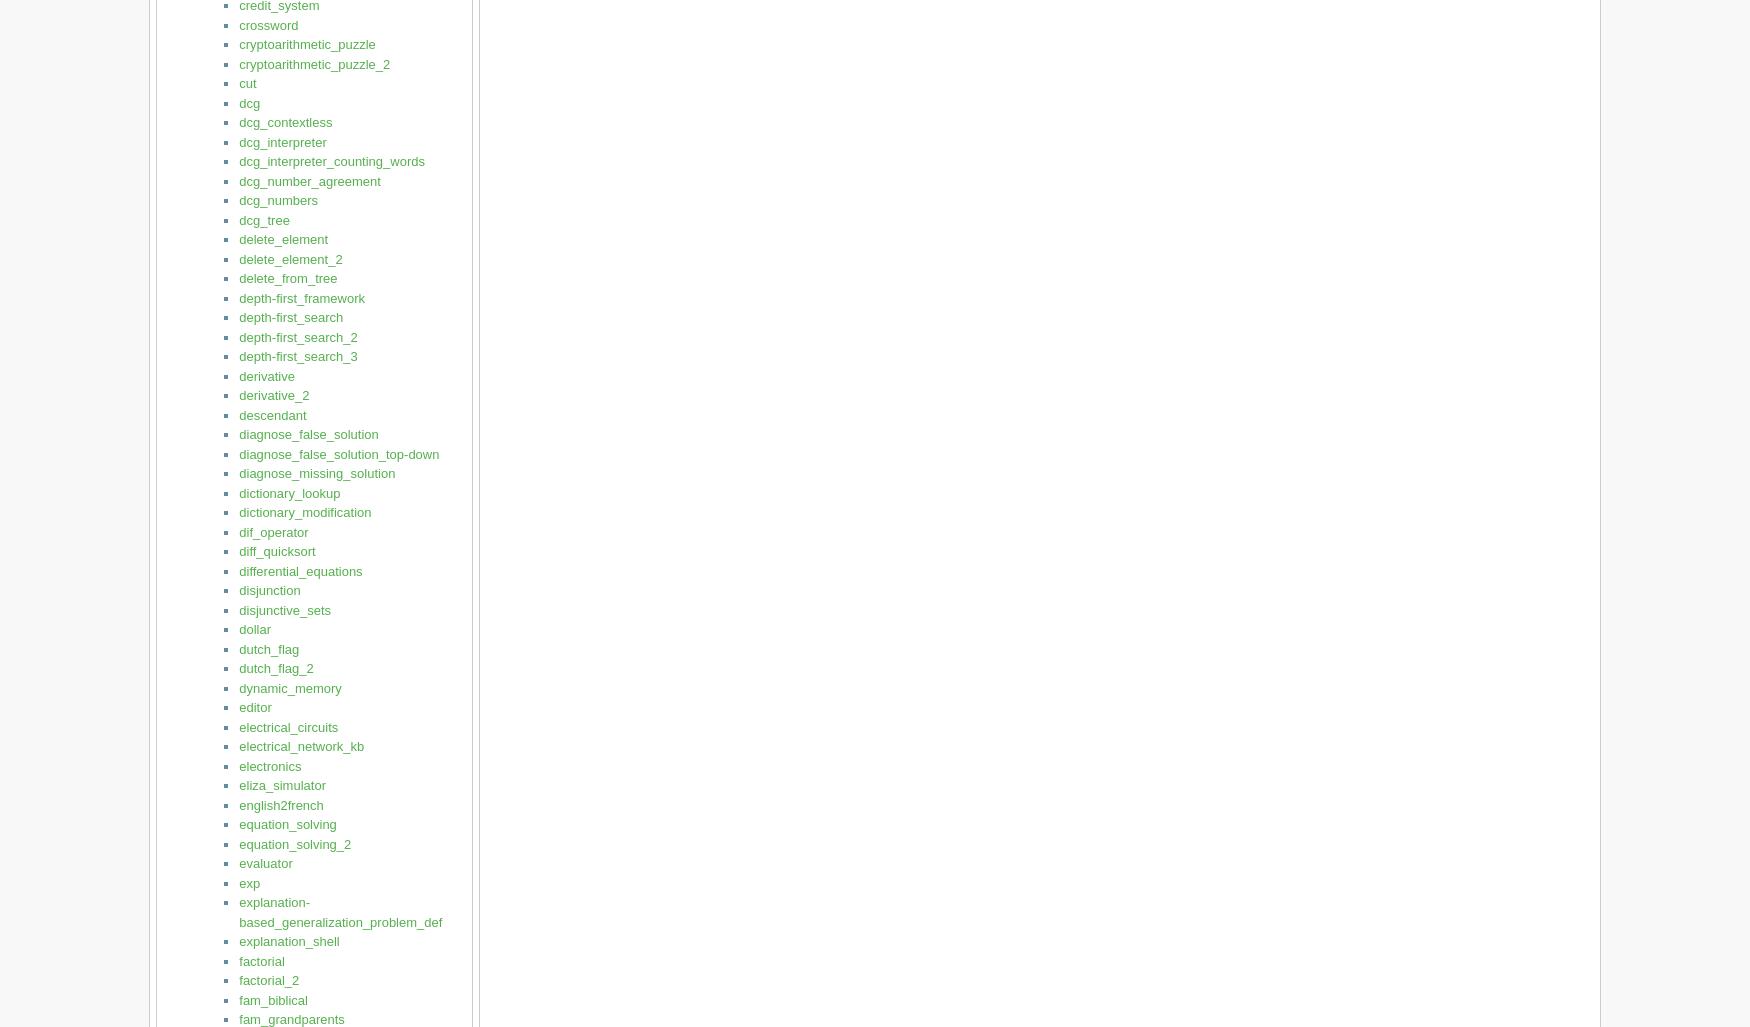 The height and width of the screenshot is (1027, 1750). What do you see at coordinates (288, 687) in the screenshot?
I see `'dynamic_memory'` at bounding box center [288, 687].